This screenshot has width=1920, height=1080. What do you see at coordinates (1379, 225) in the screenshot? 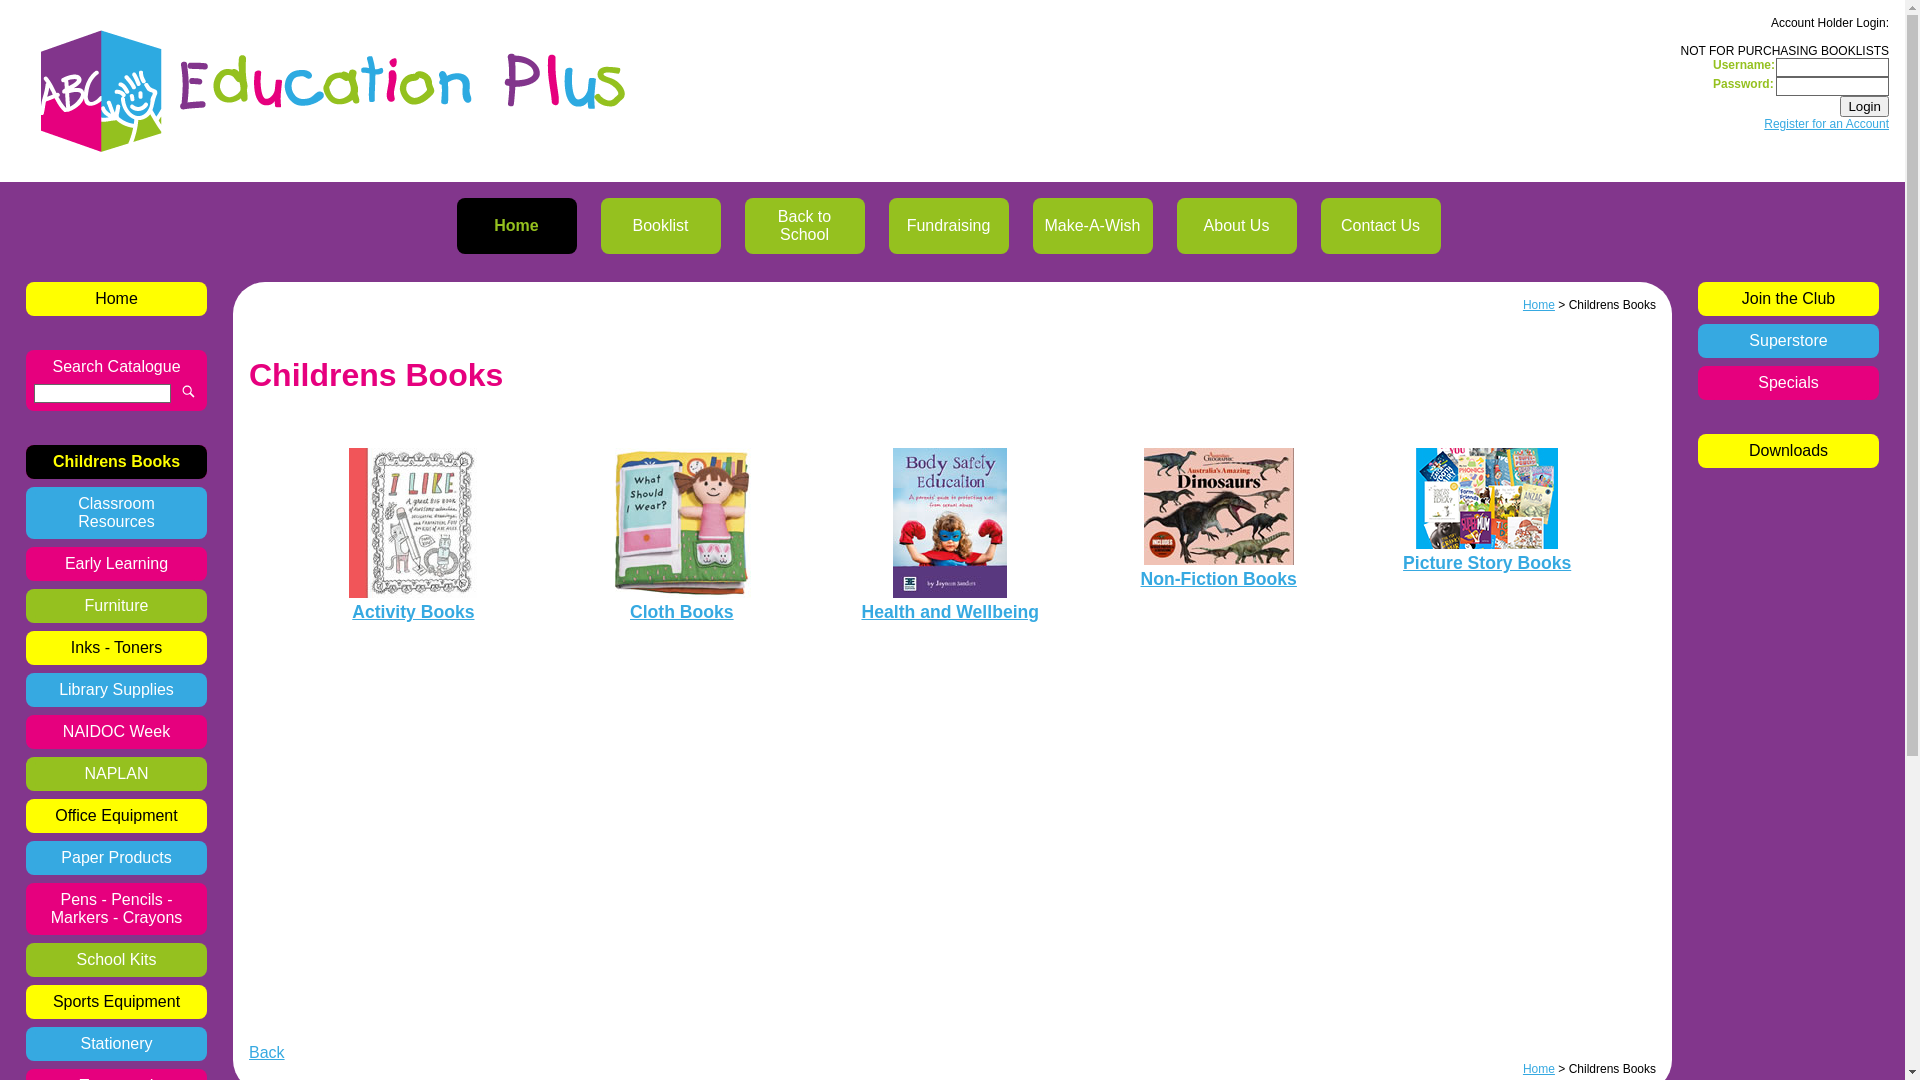
I see `'Contact Us'` at bounding box center [1379, 225].